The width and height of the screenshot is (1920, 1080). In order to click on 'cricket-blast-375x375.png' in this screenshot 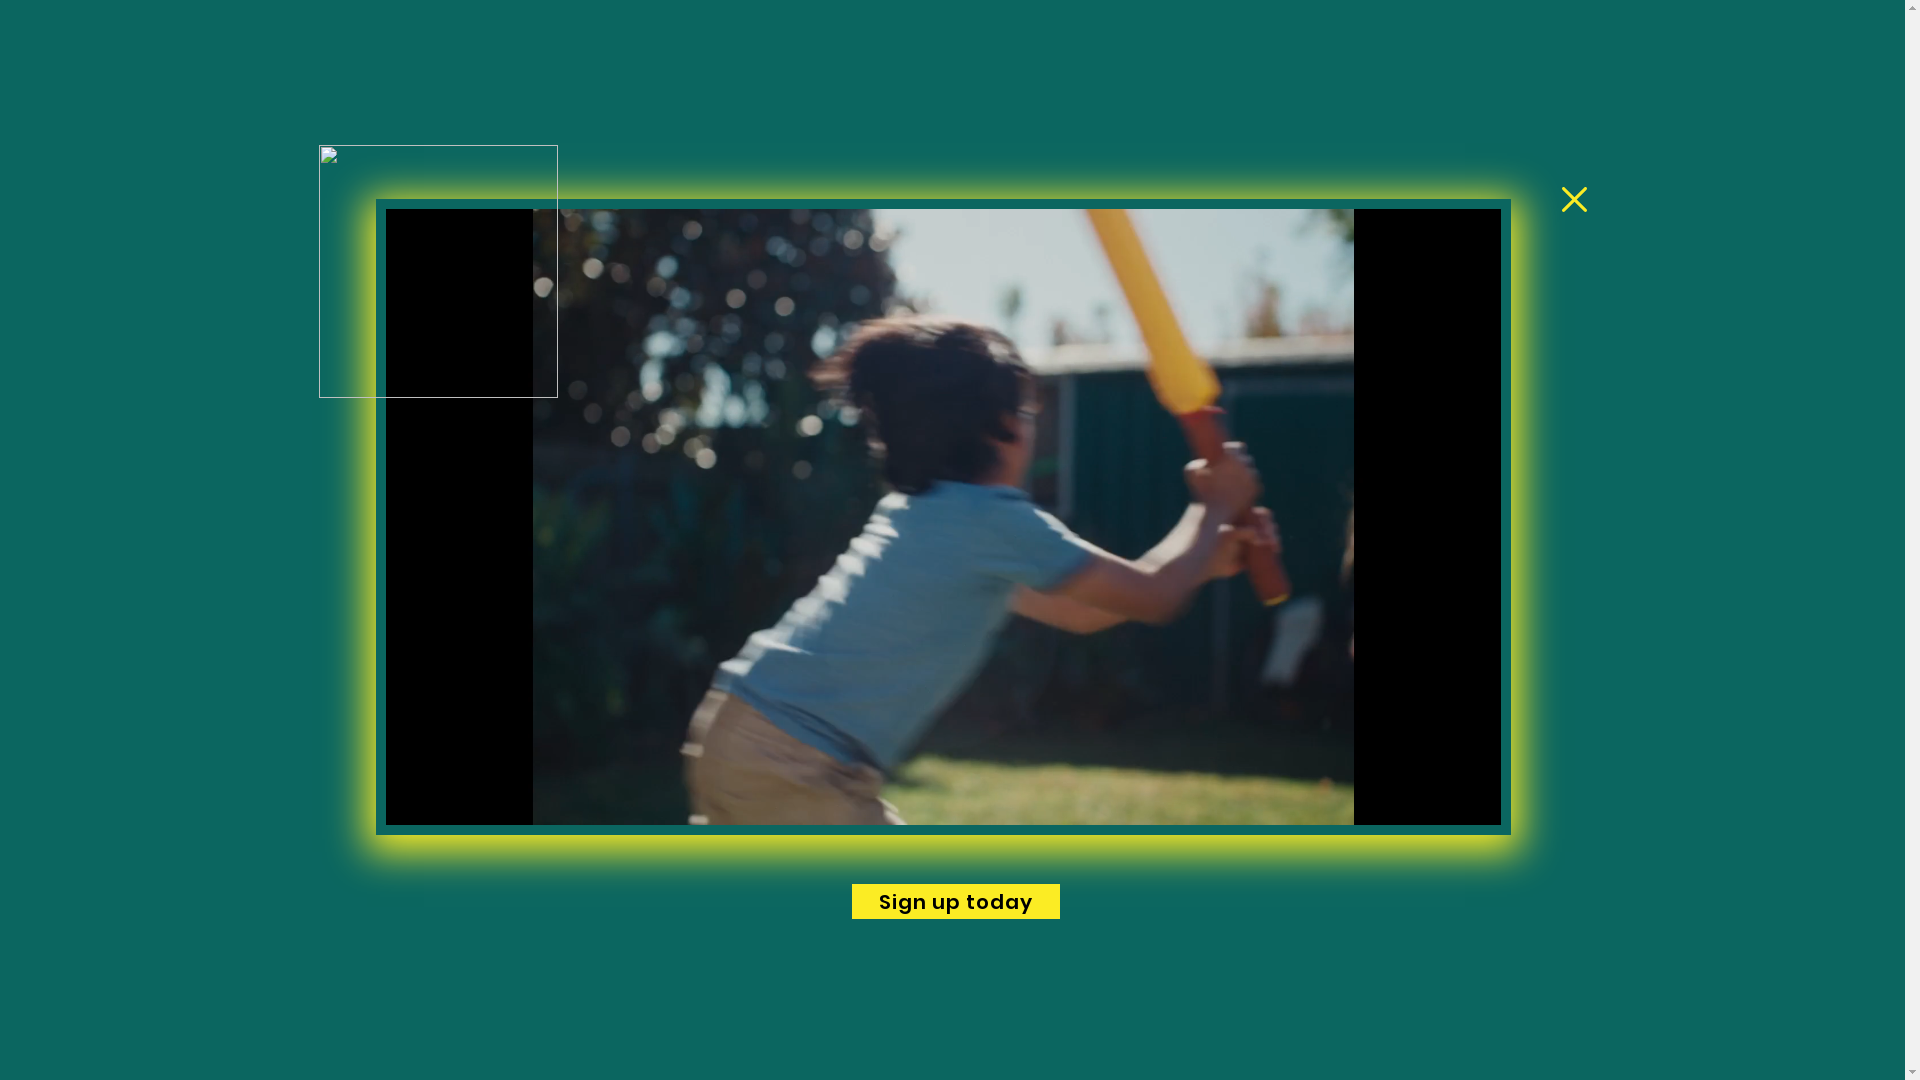, I will do `click(437, 271)`.